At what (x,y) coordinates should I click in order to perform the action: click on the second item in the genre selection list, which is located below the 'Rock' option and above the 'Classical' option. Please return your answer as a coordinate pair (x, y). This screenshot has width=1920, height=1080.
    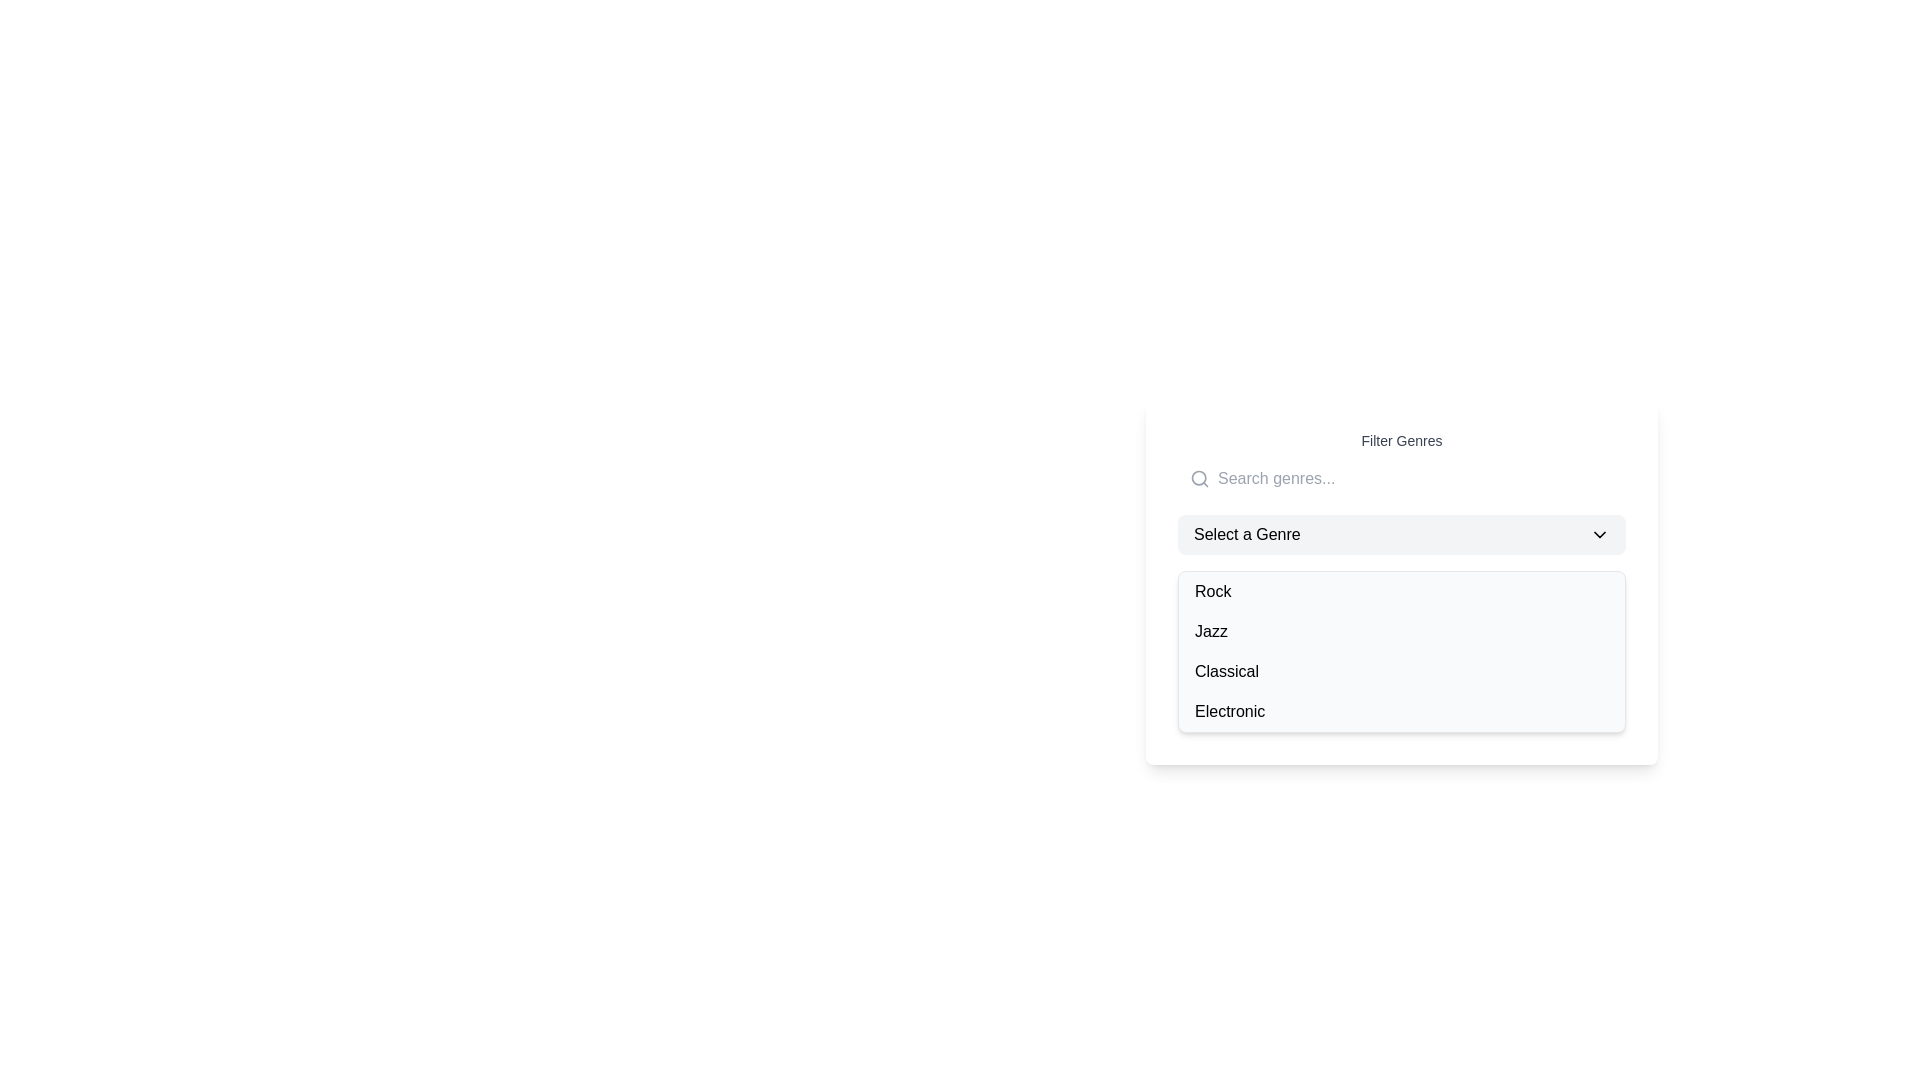
    Looking at the image, I should click on (1400, 632).